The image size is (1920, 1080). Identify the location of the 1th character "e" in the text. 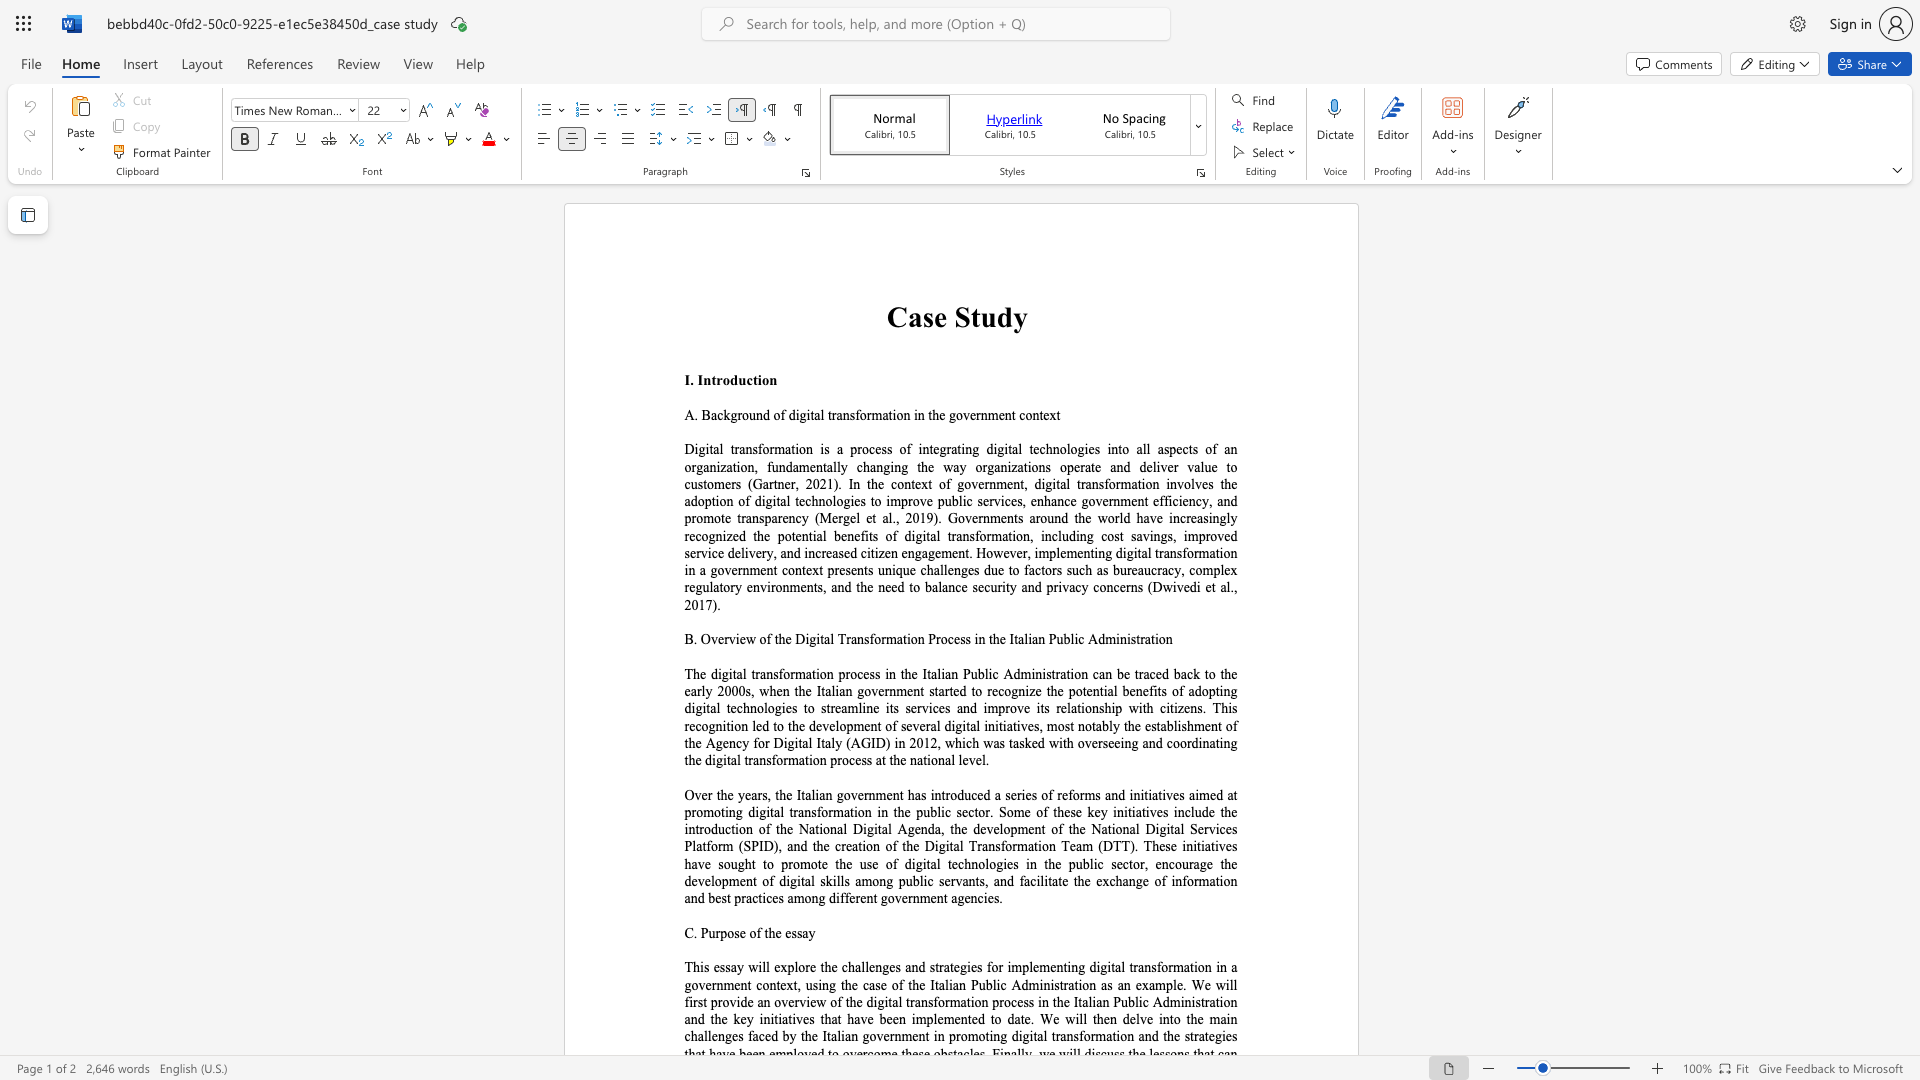
(939, 315).